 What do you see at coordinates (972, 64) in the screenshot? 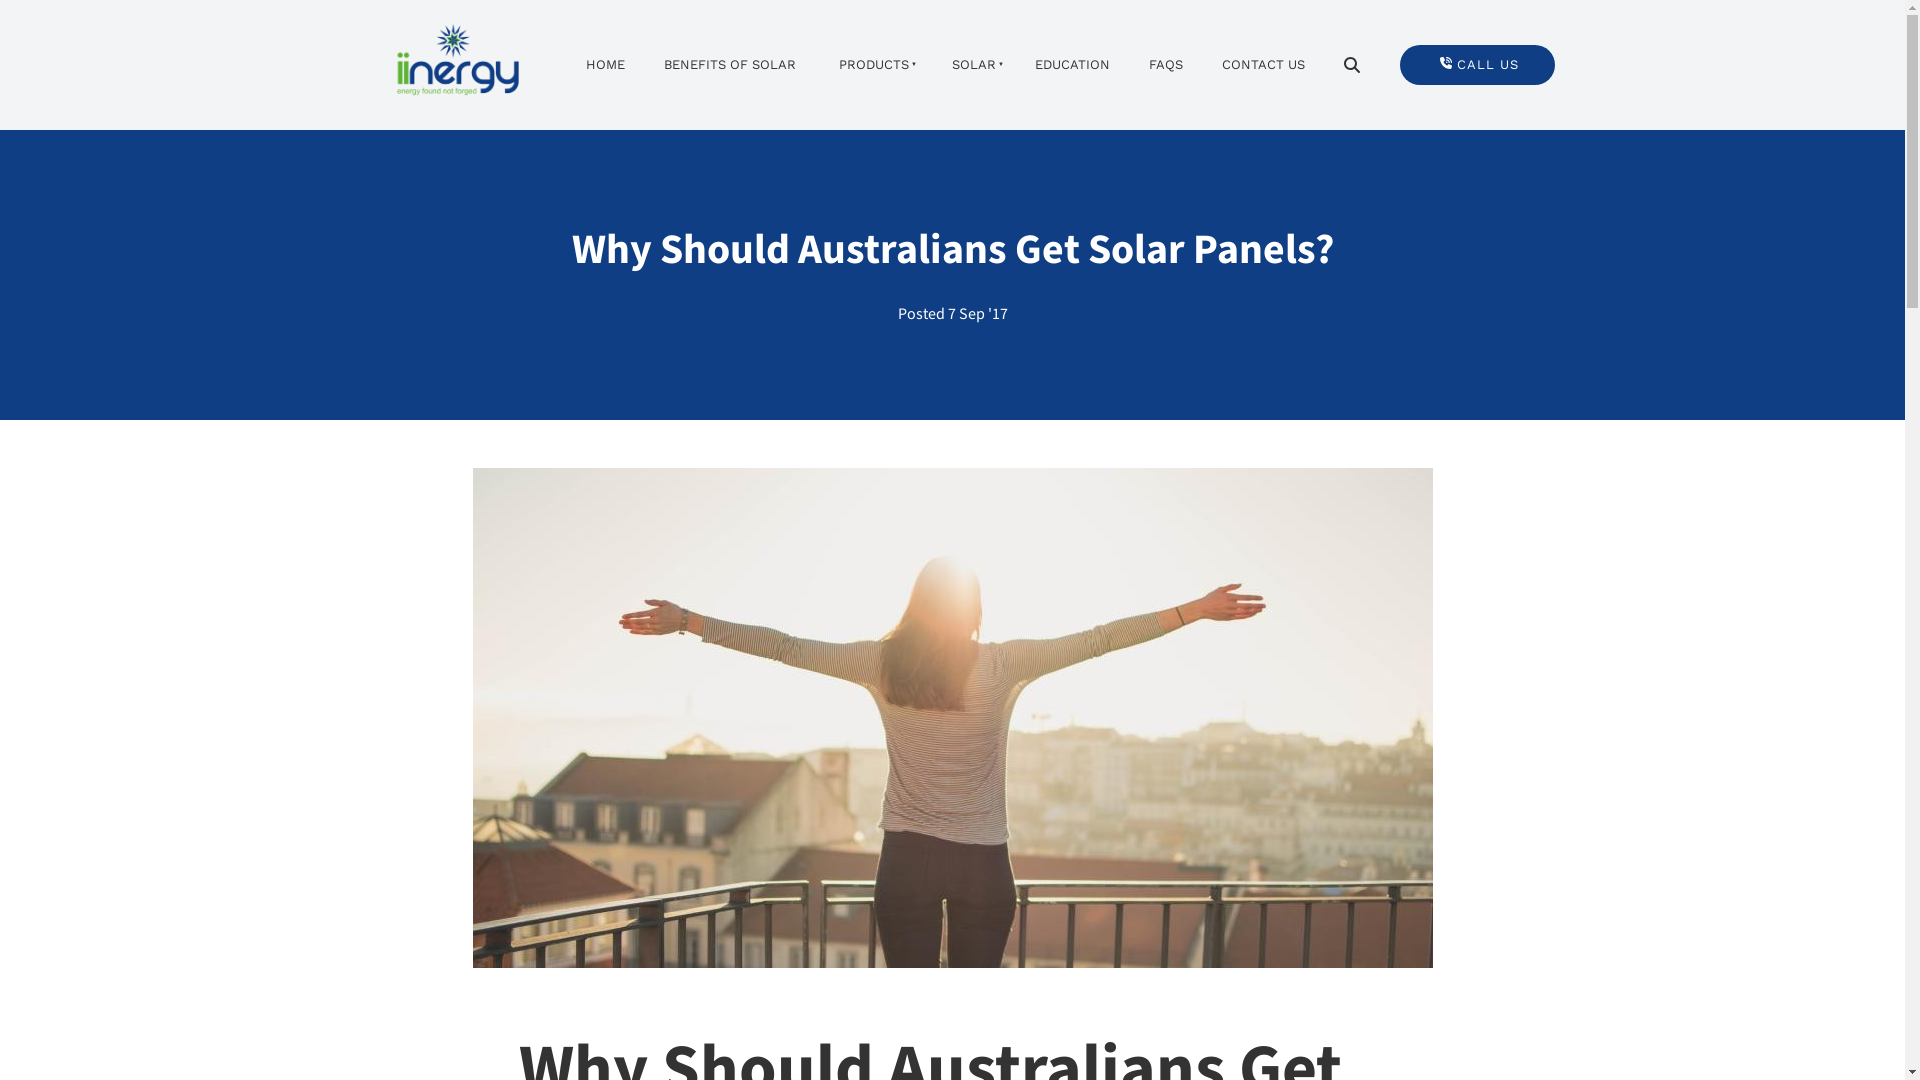
I see `'SOLAR'` at bounding box center [972, 64].